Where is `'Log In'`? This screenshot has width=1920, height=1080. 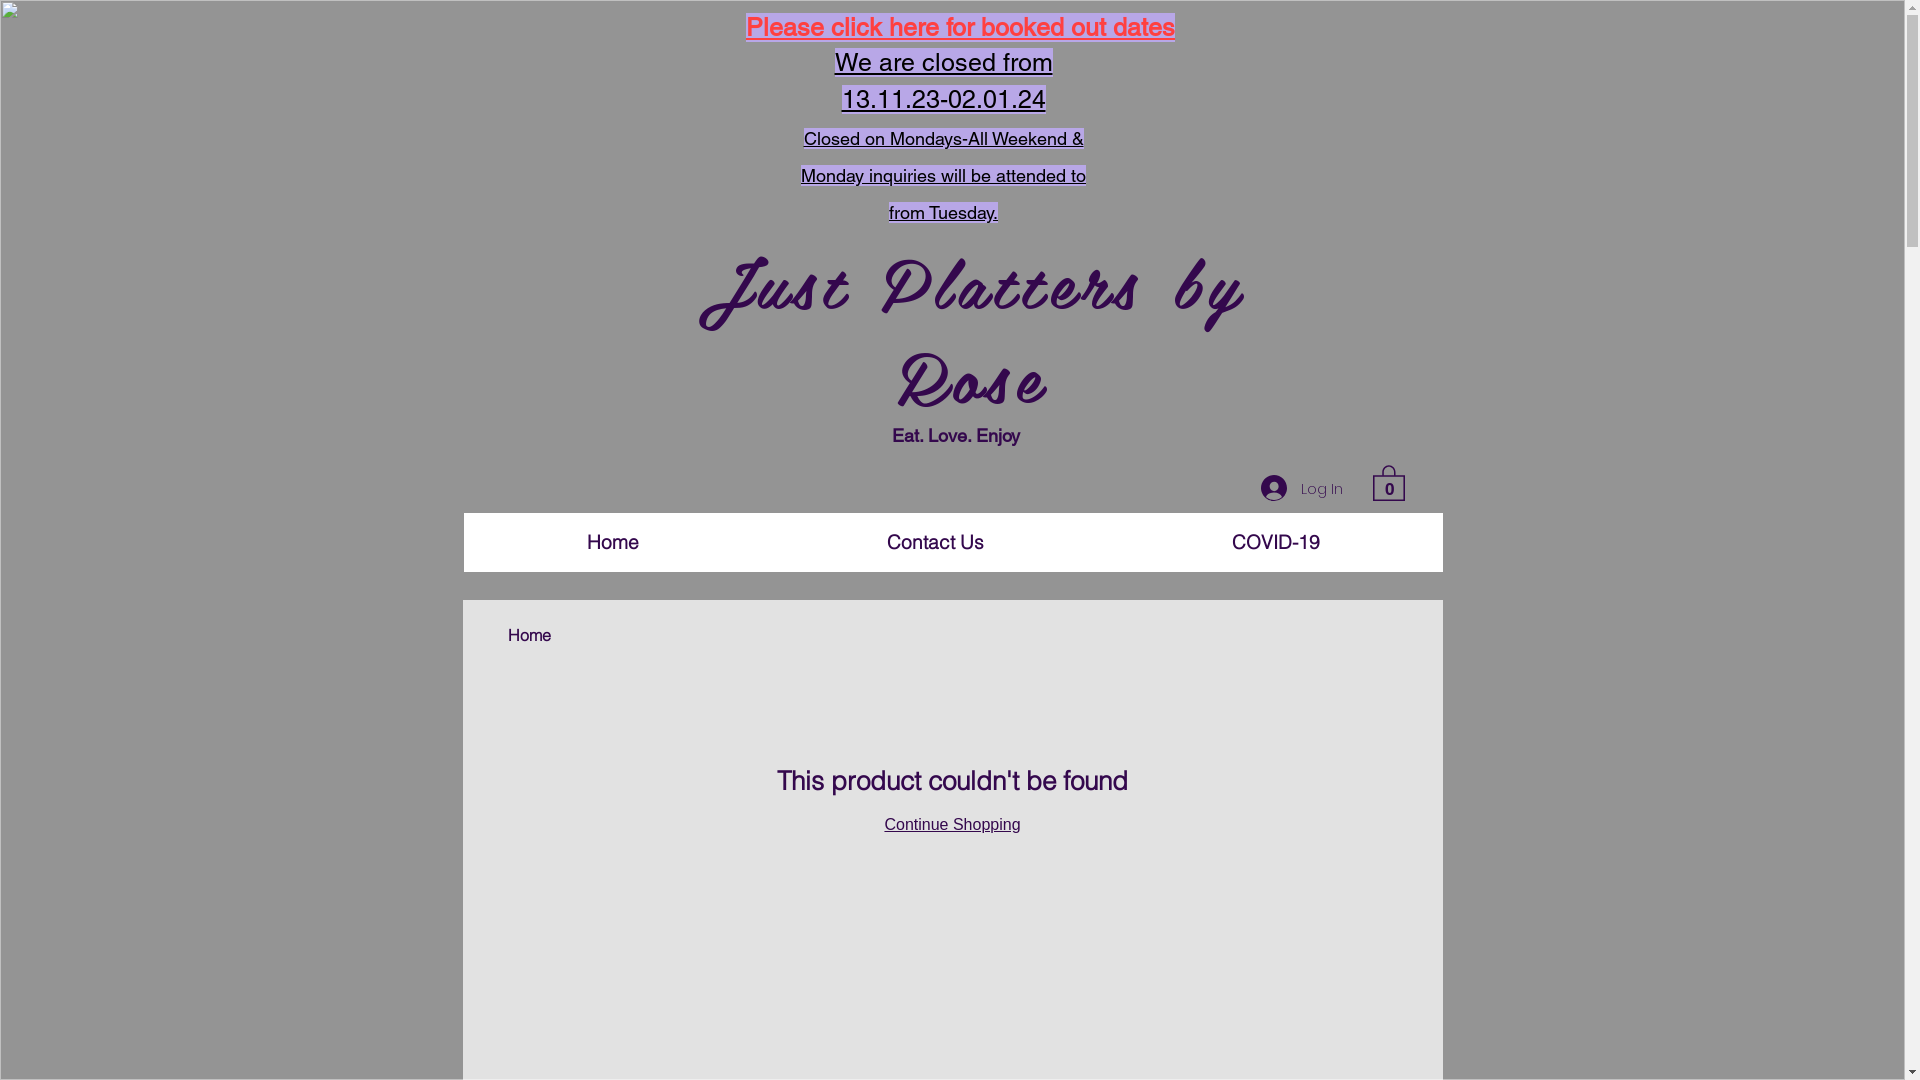 'Log In' is located at coordinates (1300, 488).